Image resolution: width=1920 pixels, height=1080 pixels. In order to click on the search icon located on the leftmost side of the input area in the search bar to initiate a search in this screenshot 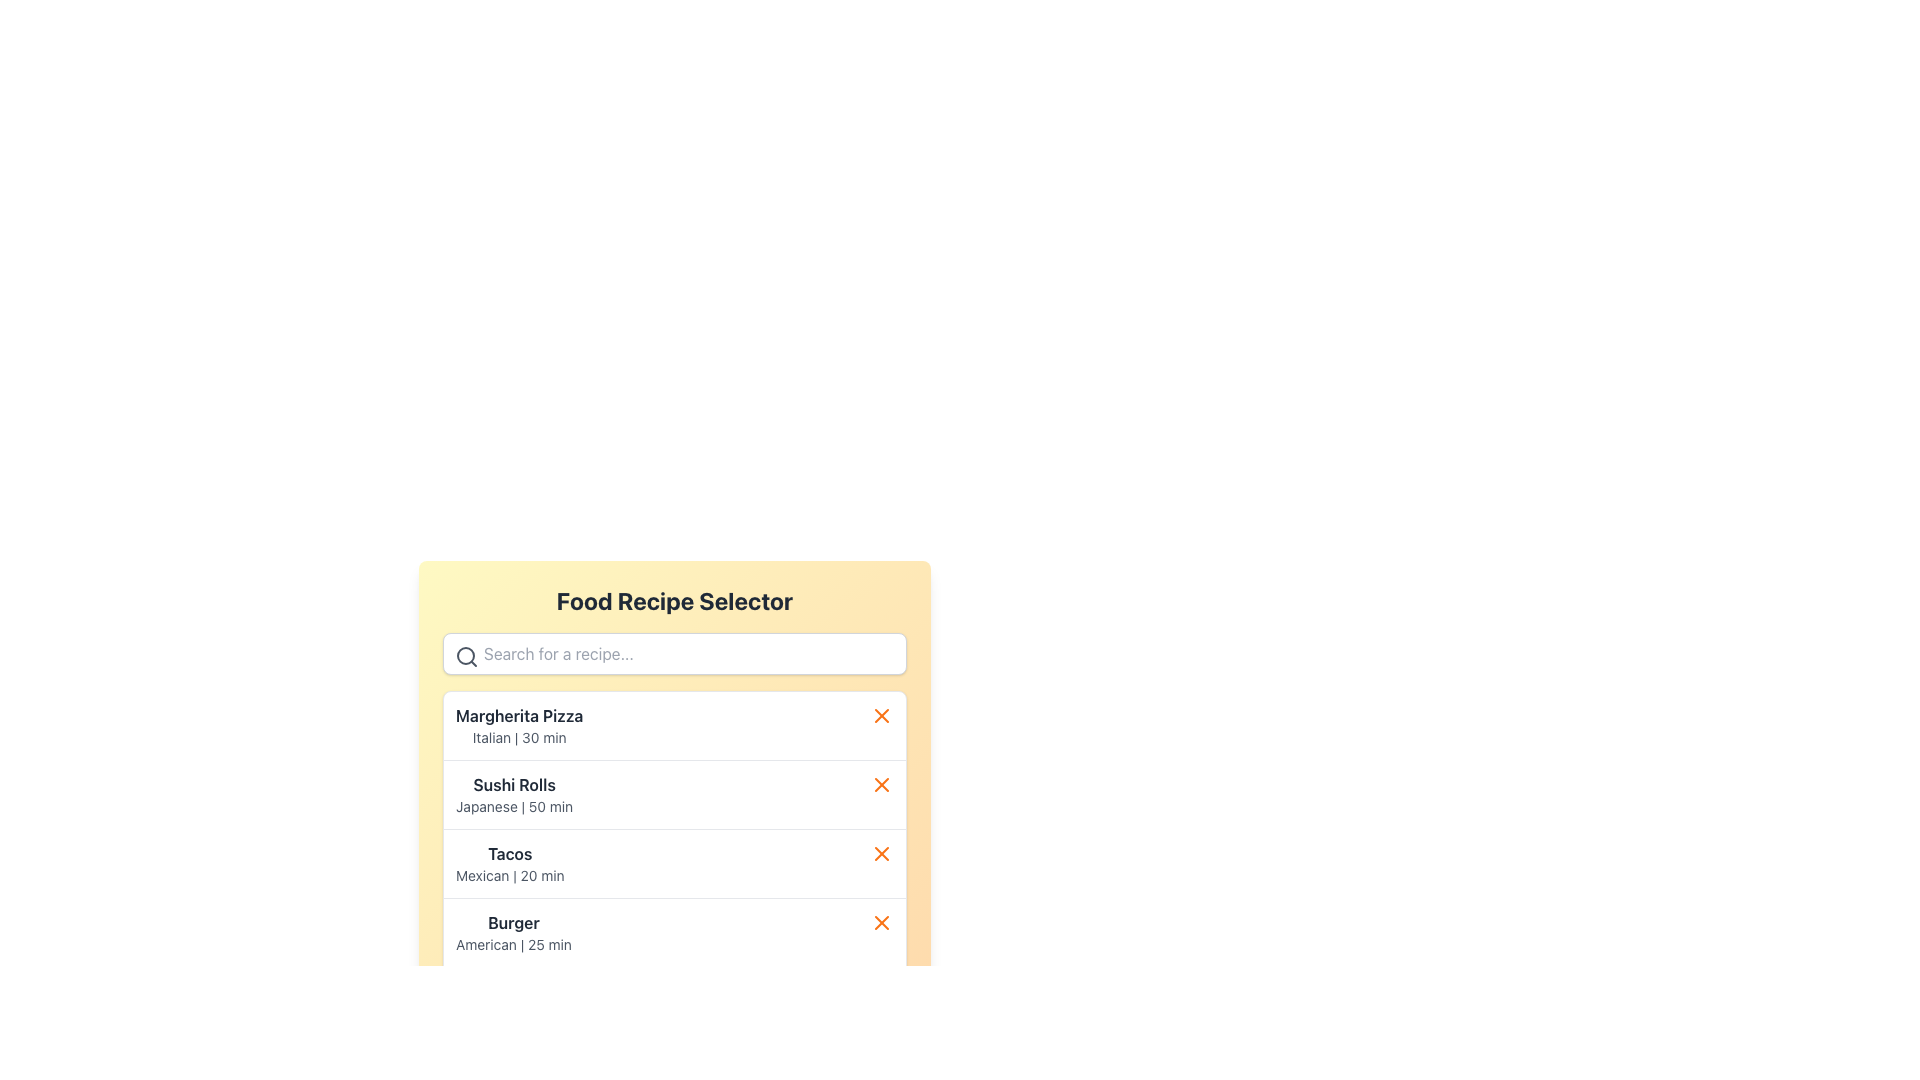, I will do `click(465, 656)`.